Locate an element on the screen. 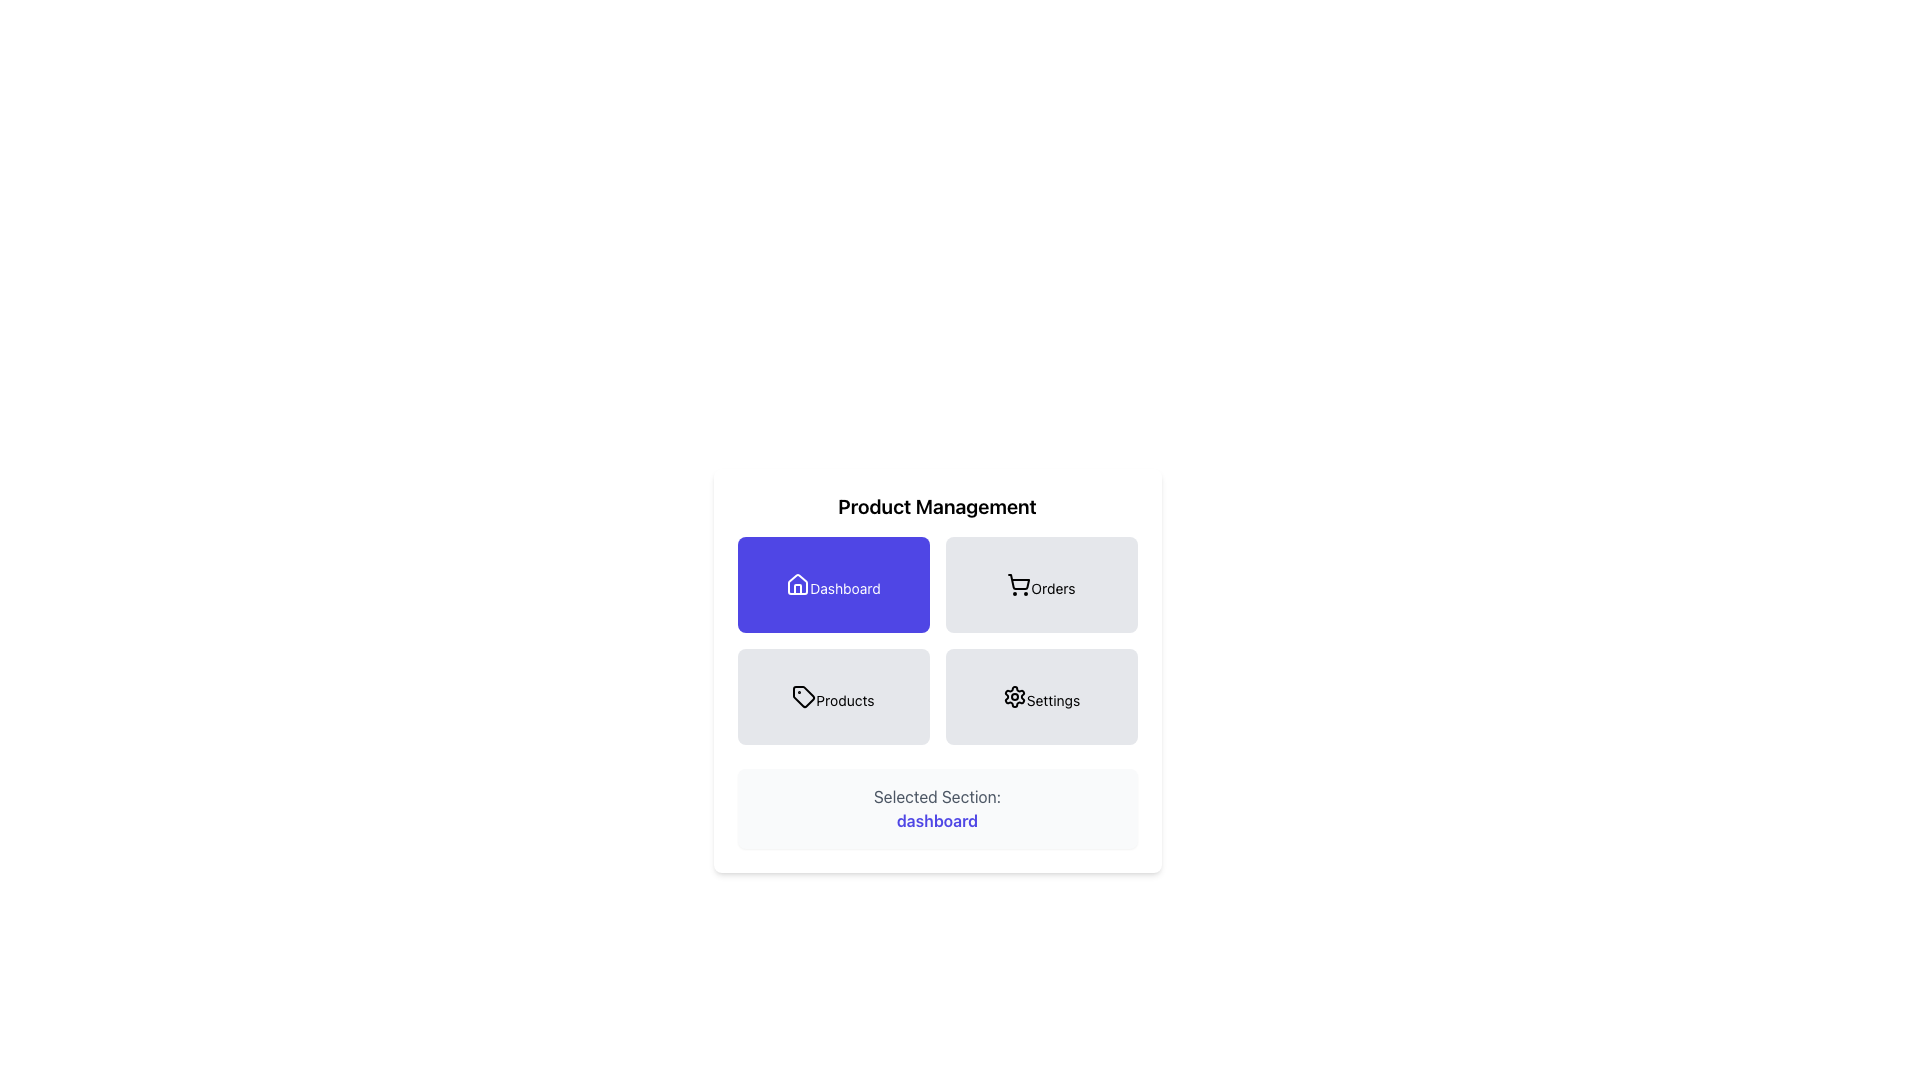 The image size is (1920, 1080). the gear-shaped icon representing settings located in the bottom-right quadrant of the four-option grid is located at coordinates (1014, 696).